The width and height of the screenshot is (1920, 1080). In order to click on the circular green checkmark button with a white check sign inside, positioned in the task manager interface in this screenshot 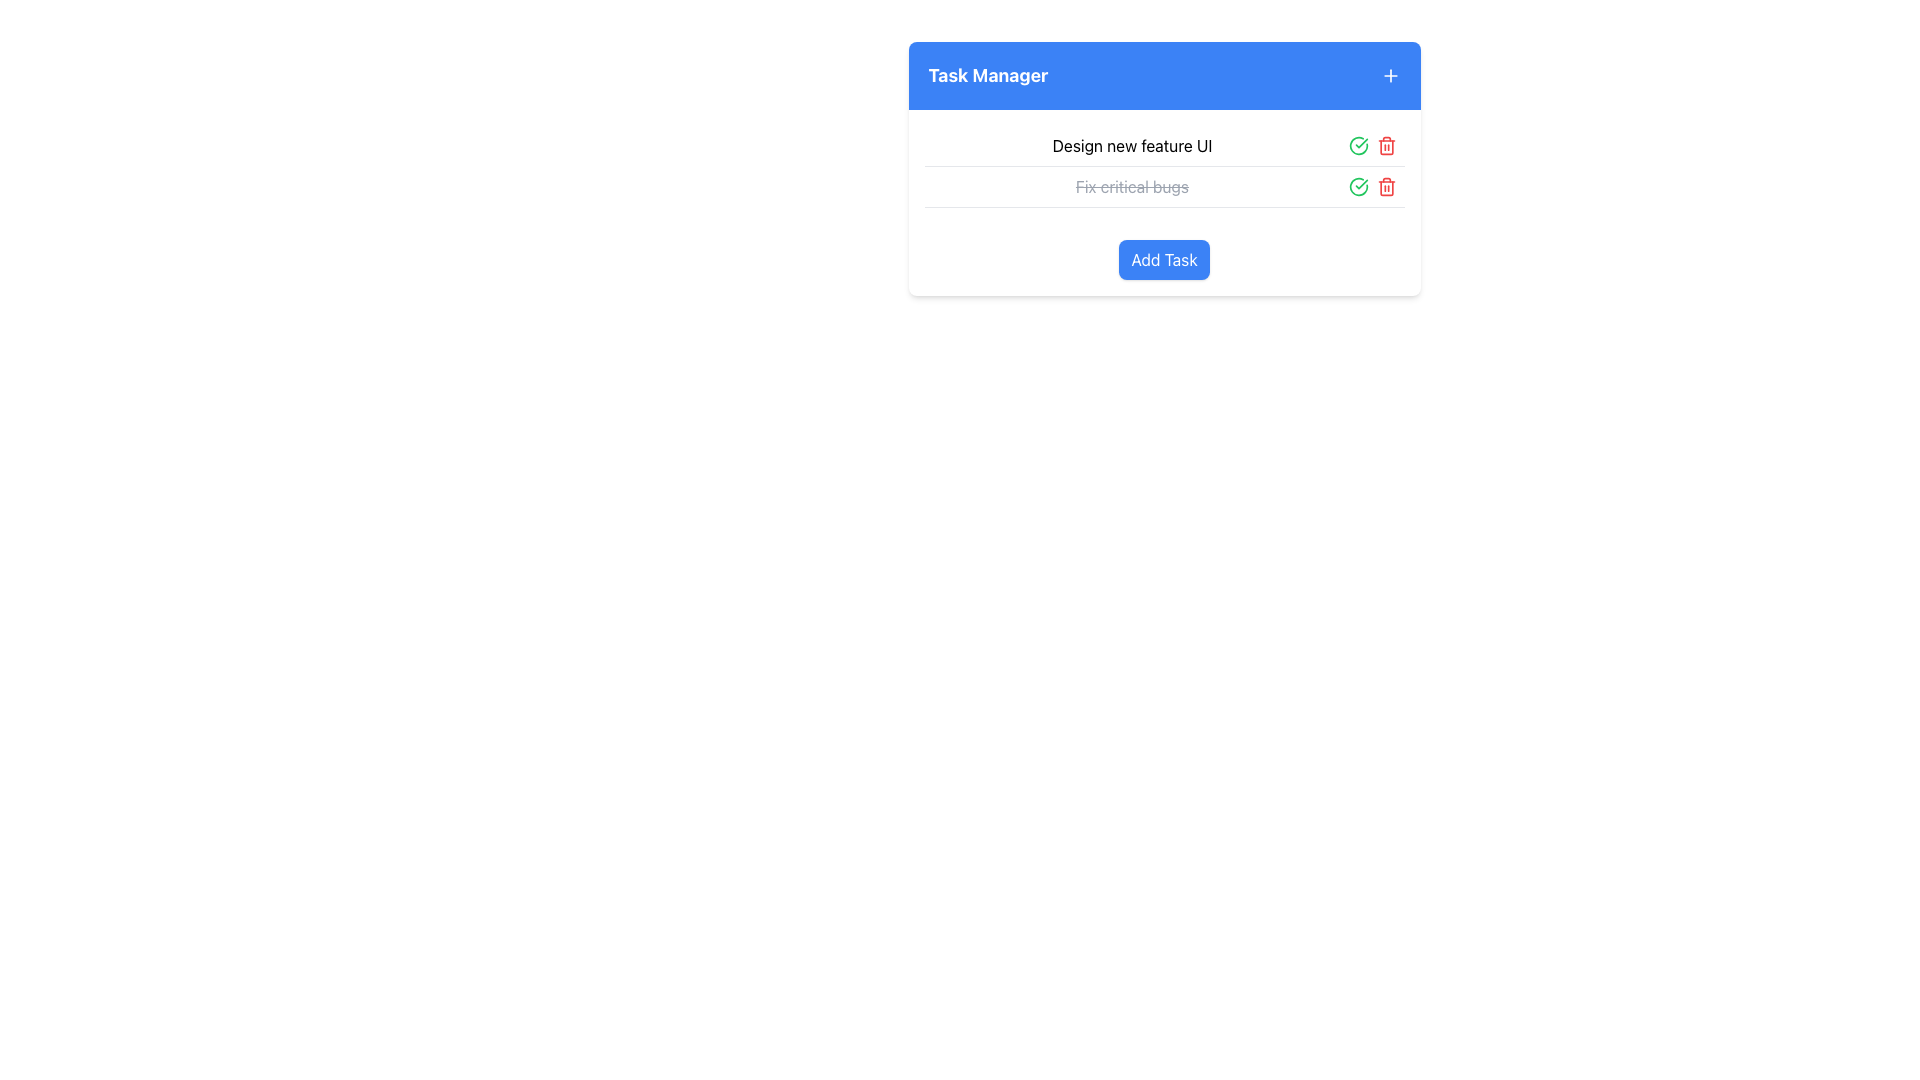, I will do `click(1358, 186)`.